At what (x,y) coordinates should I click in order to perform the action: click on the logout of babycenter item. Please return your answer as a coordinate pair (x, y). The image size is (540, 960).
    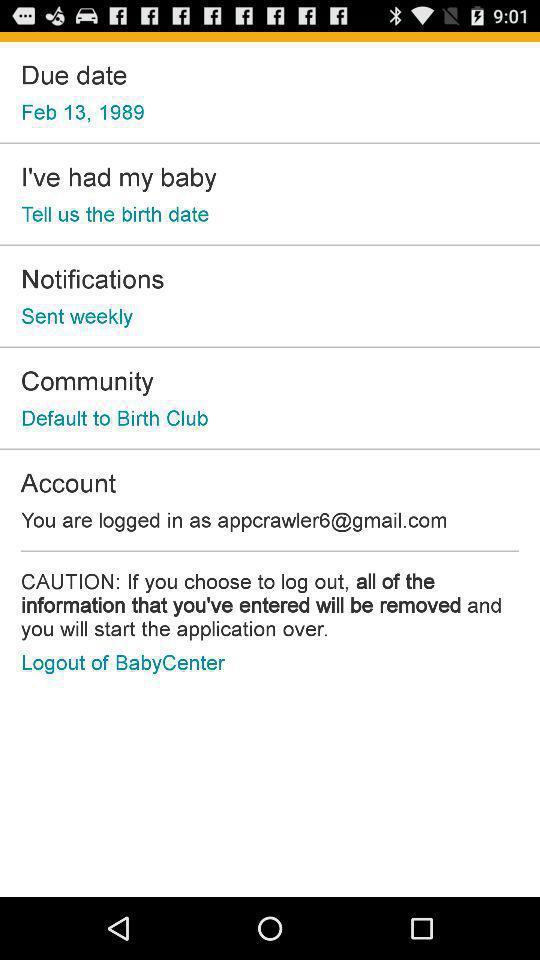
    Looking at the image, I should click on (123, 662).